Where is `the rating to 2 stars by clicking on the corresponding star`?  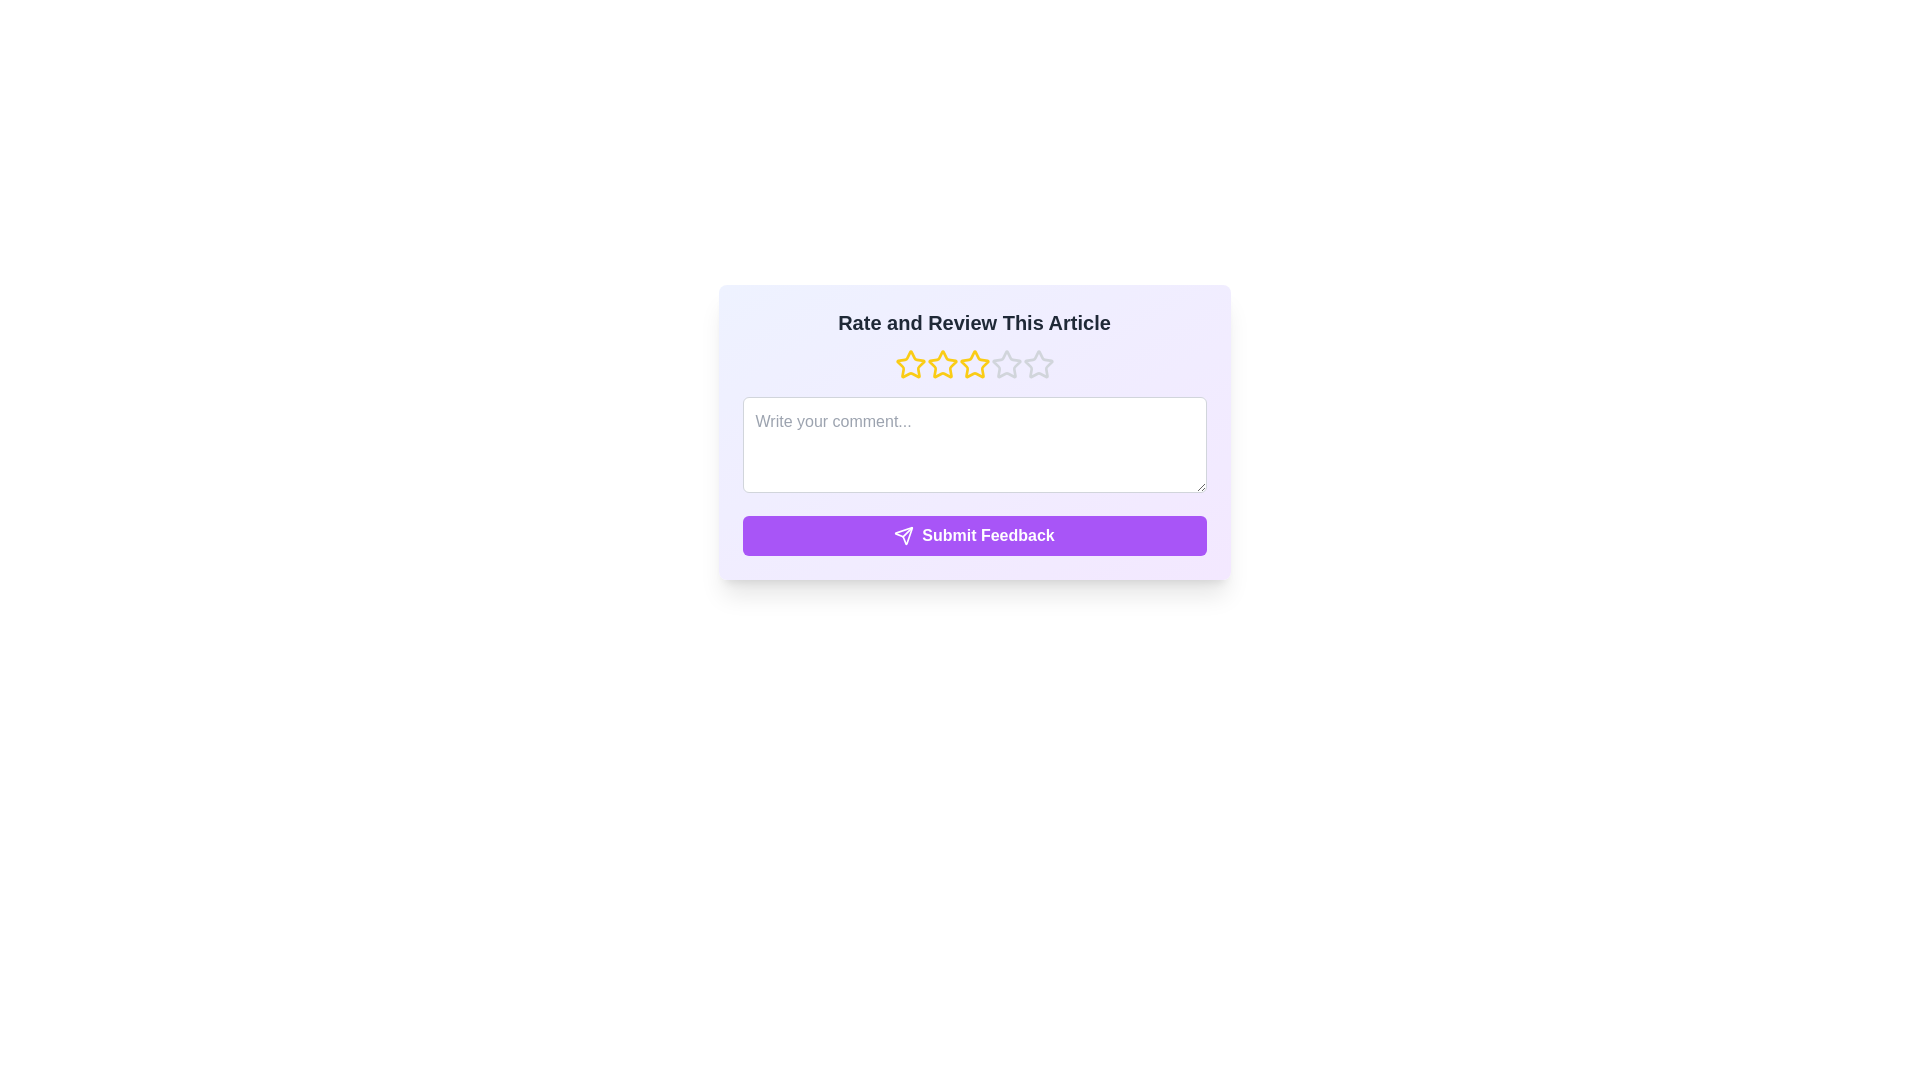
the rating to 2 stars by clicking on the corresponding star is located at coordinates (940, 365).